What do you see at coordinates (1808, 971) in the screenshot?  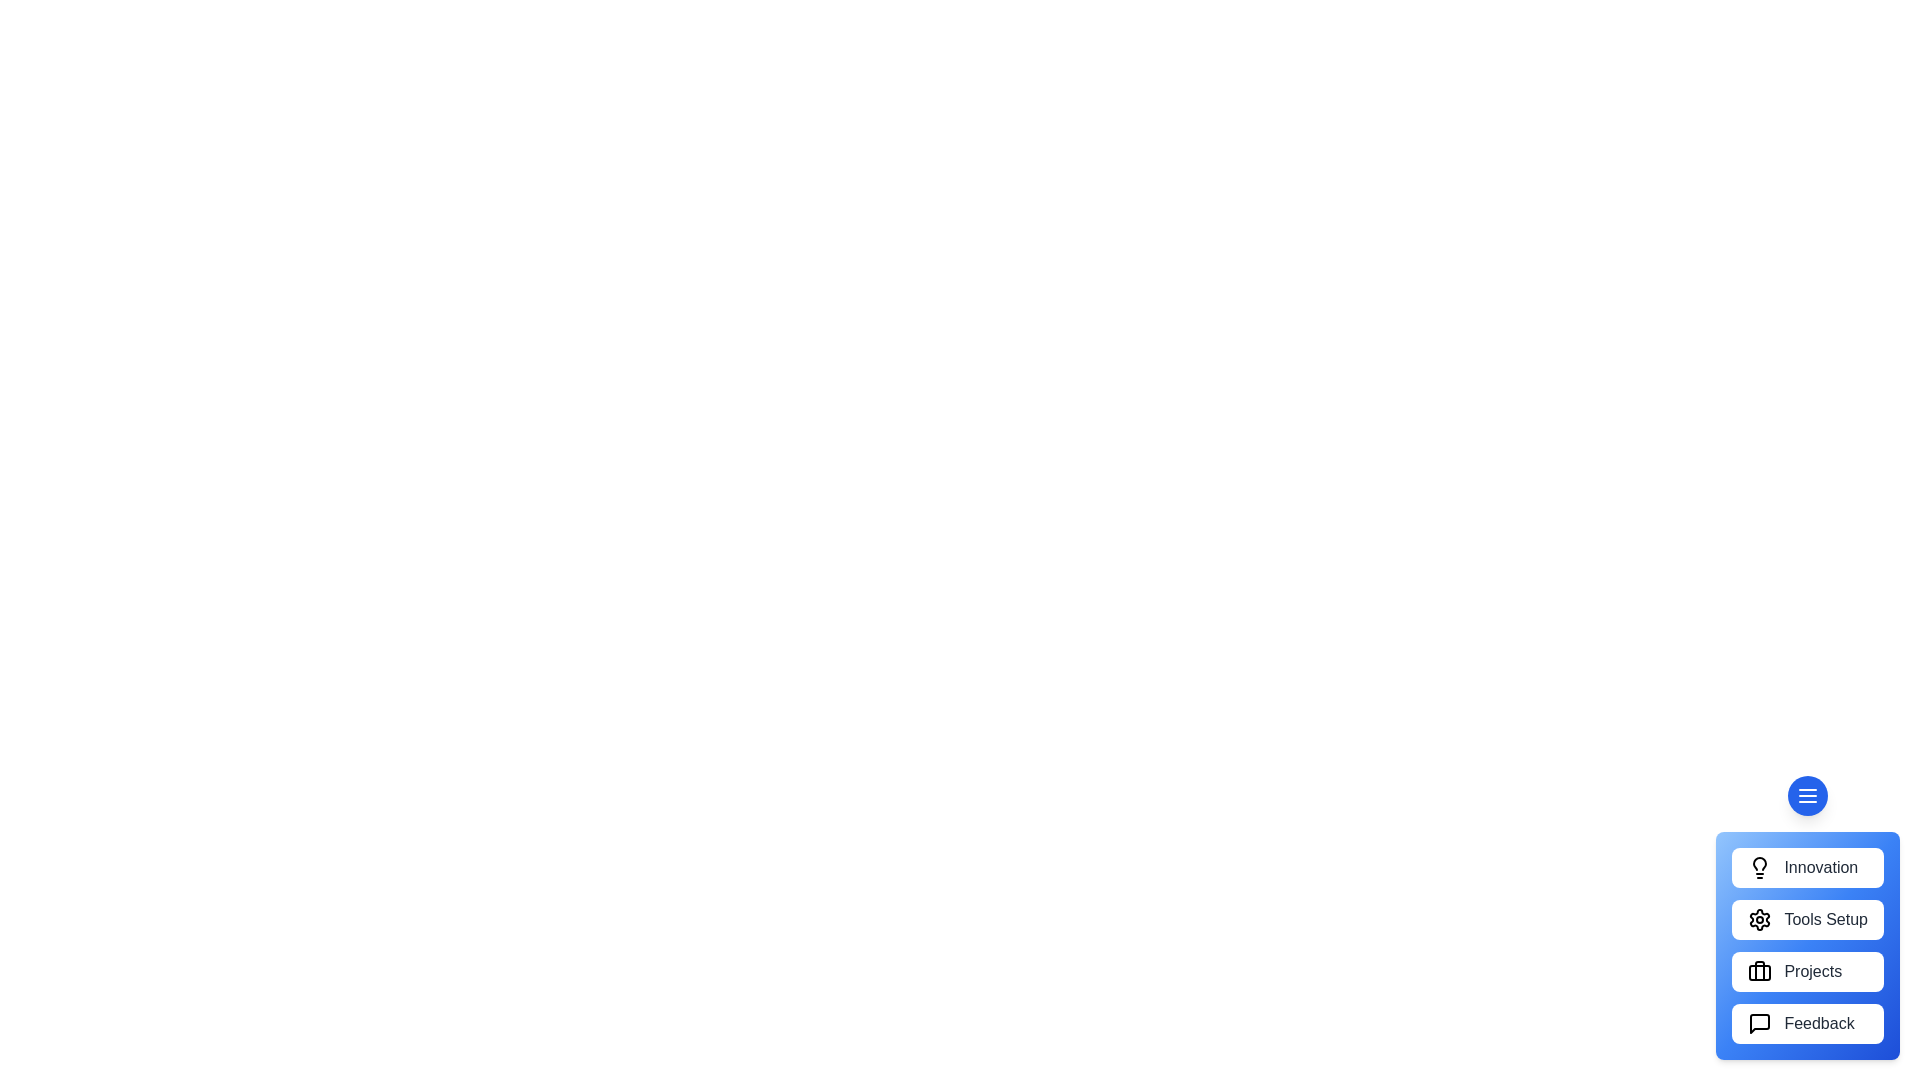 I see `the 'Projects' button` at bounding box center [1808, 971].